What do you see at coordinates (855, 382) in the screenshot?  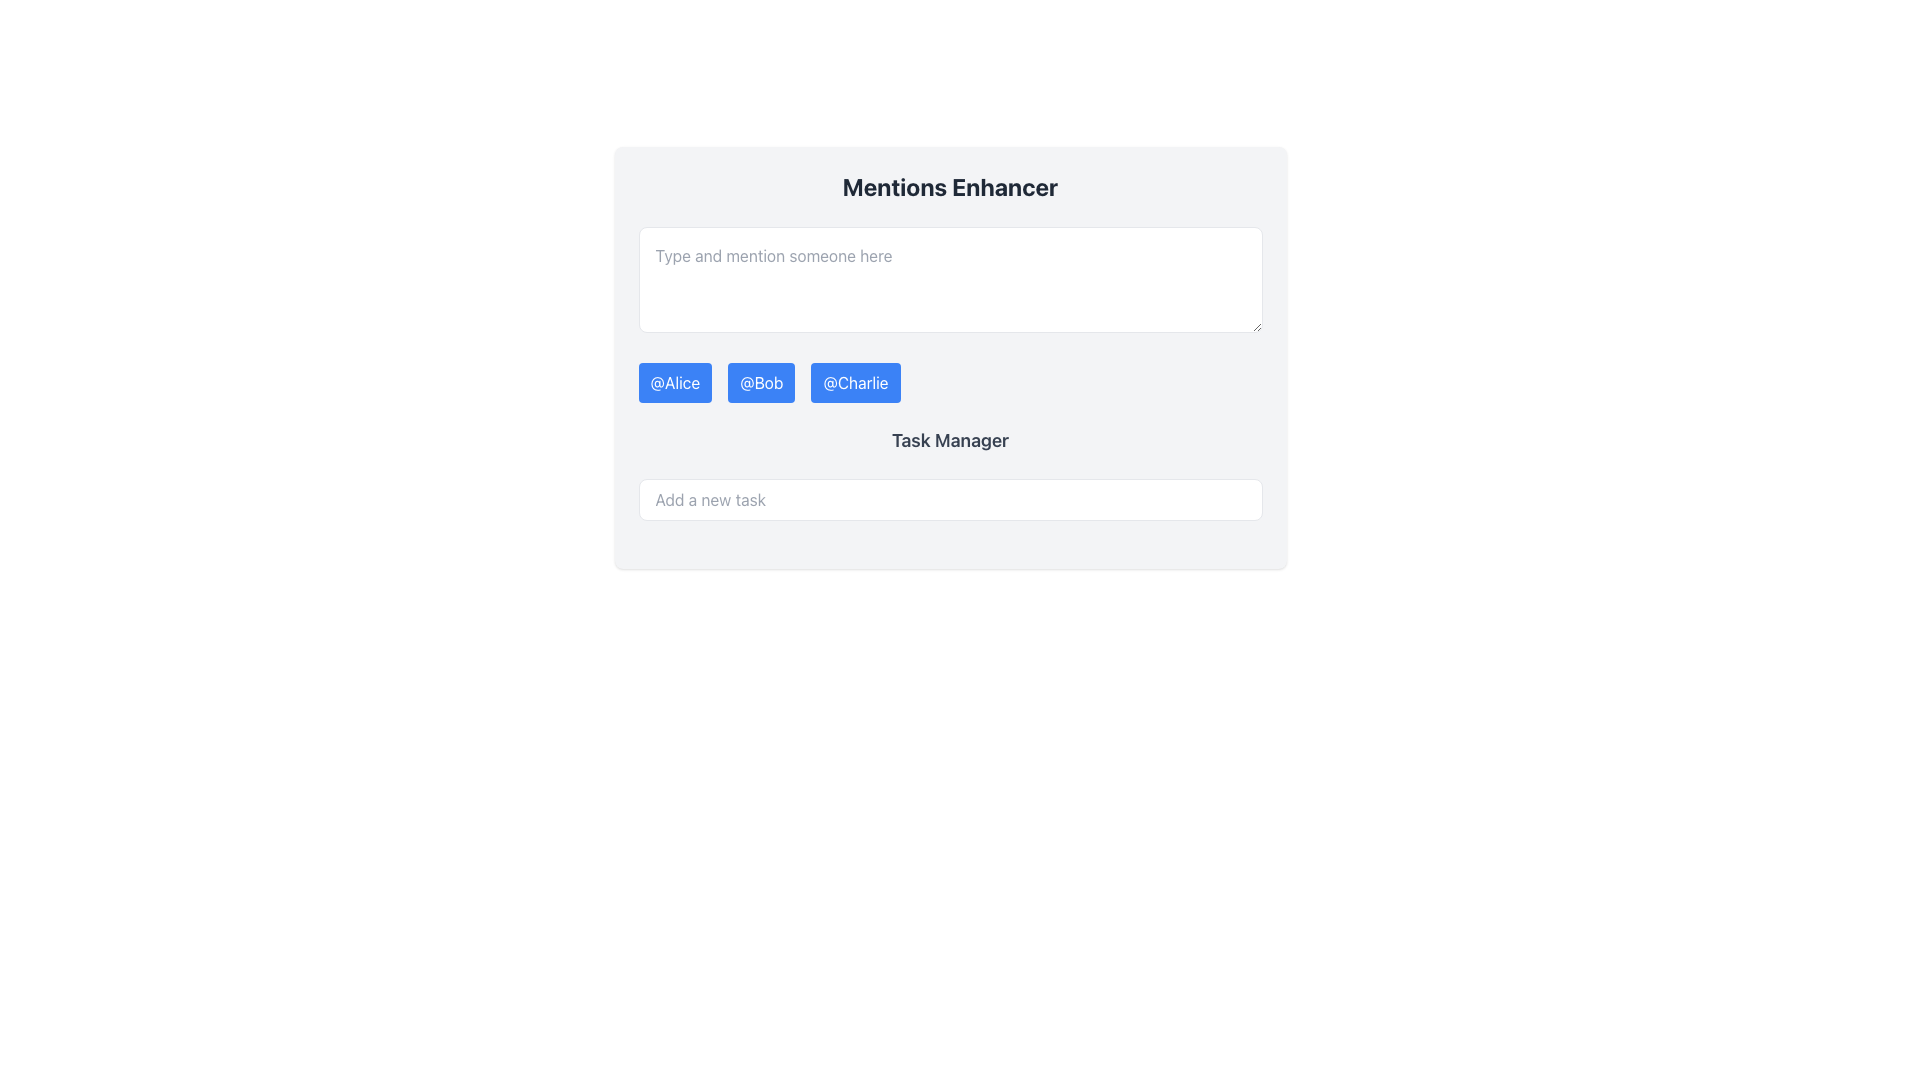 I see `the '@Charlie' button, which is the third button in a horizontal row, to mention '@Charlie' in the input field above` at bounding box center [855, 382].